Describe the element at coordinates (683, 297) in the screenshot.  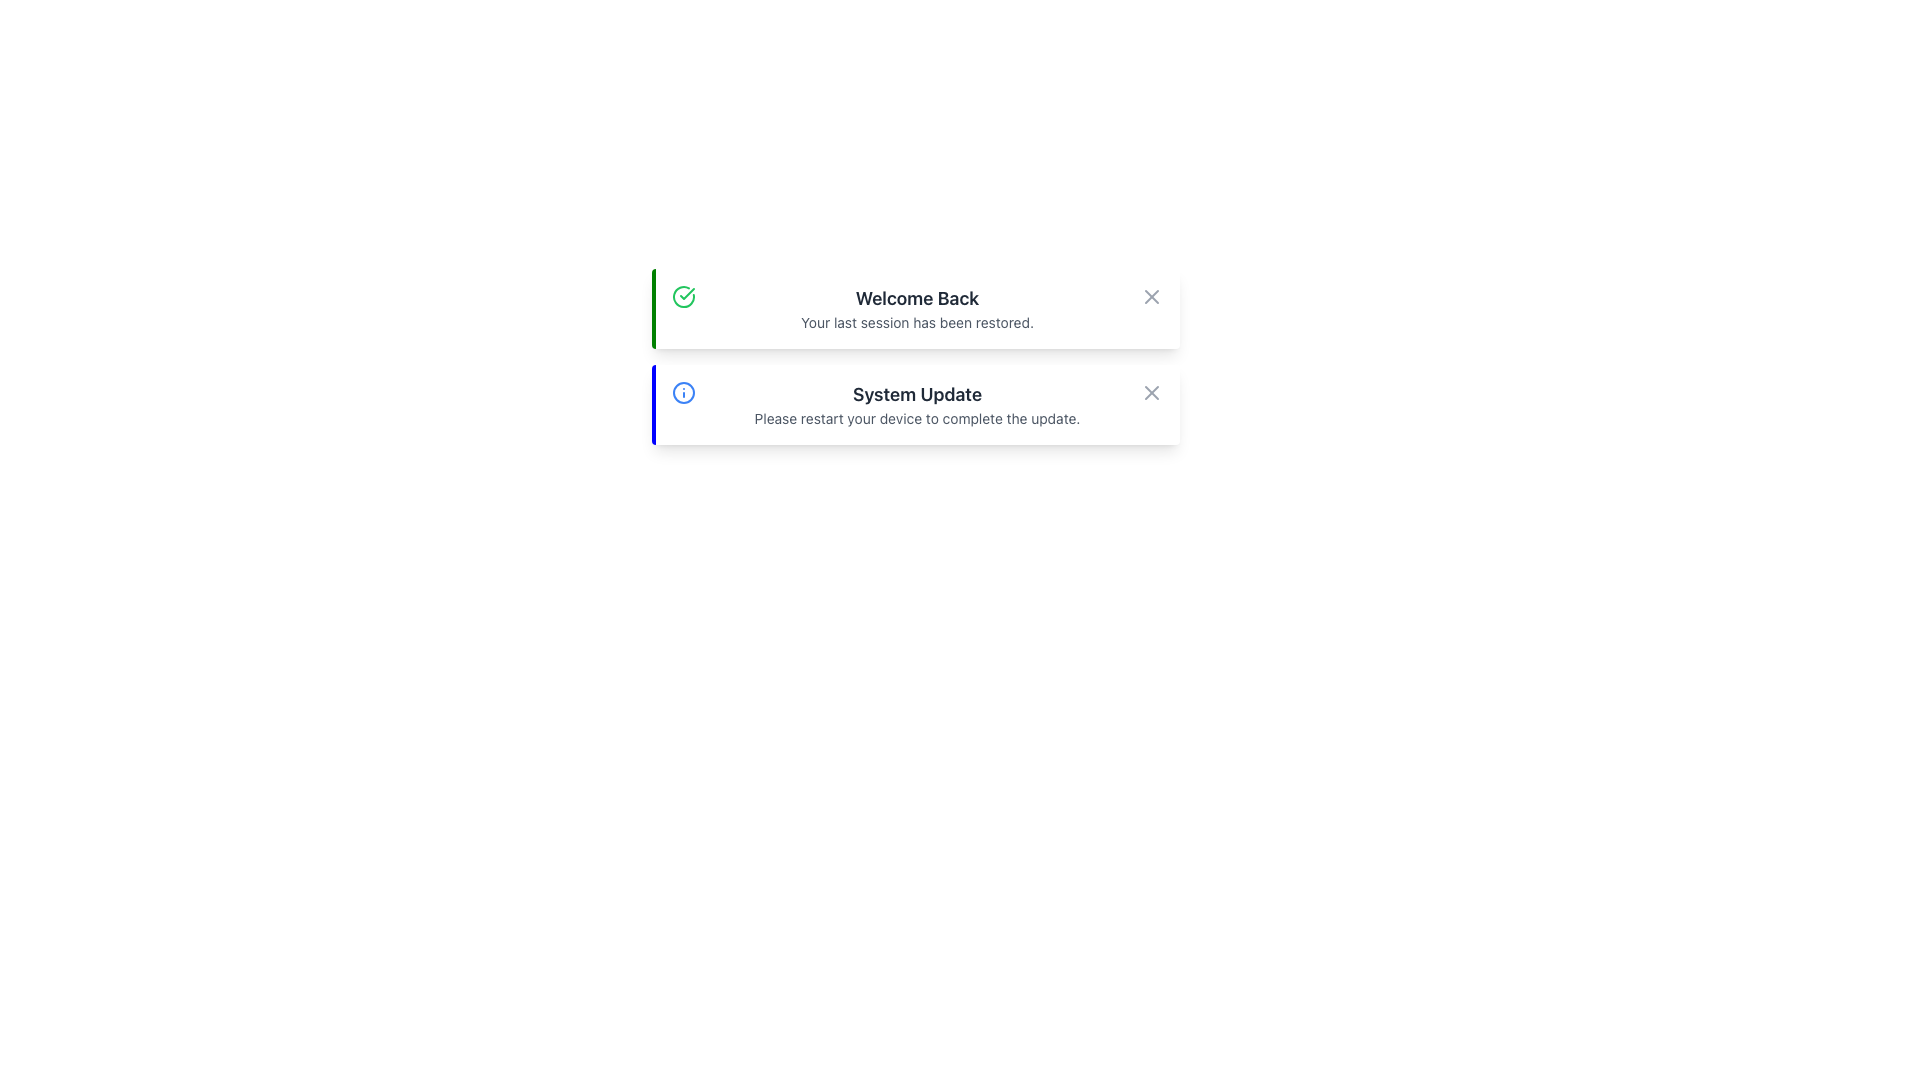
I see `the status representation of the circular icon with a green stroke and check mark, located in the notification block titled 'Welcome Back'` at that location.